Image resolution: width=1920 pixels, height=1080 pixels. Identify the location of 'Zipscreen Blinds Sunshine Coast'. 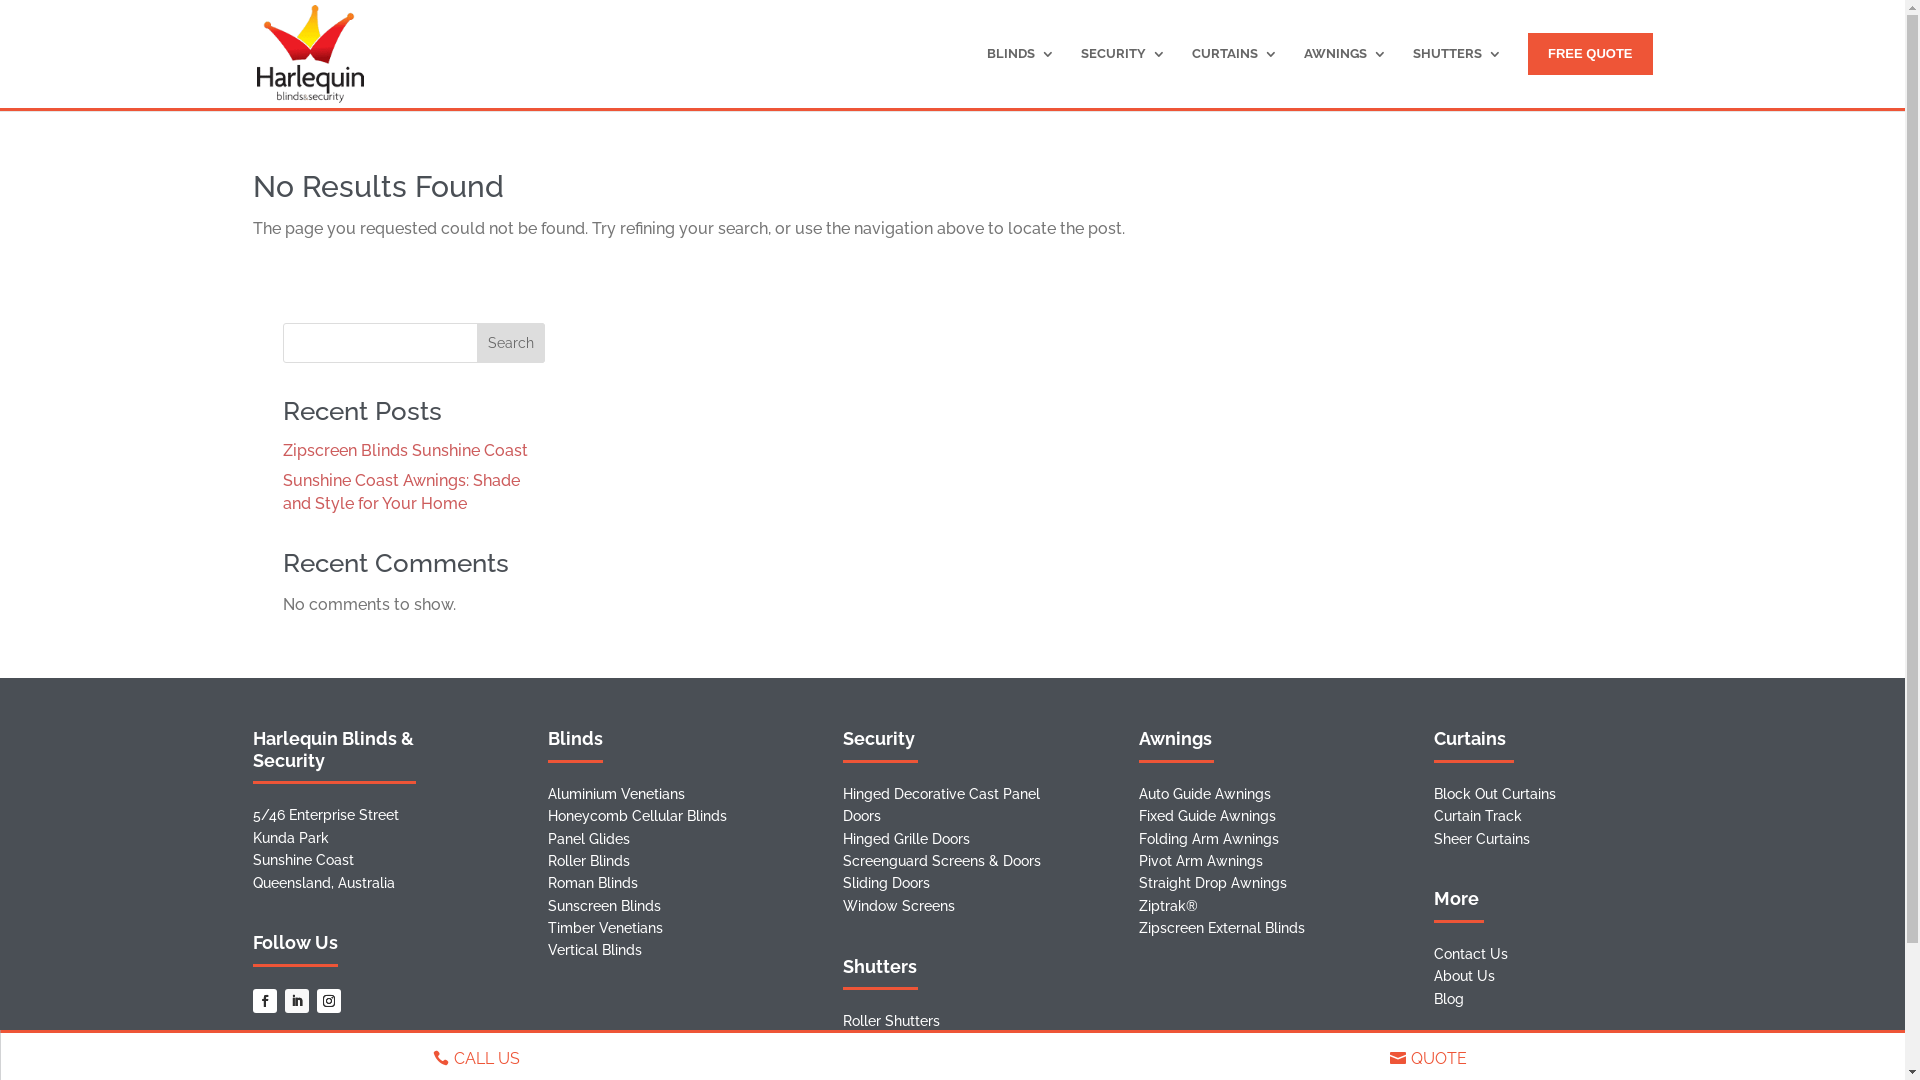
(403, 450).